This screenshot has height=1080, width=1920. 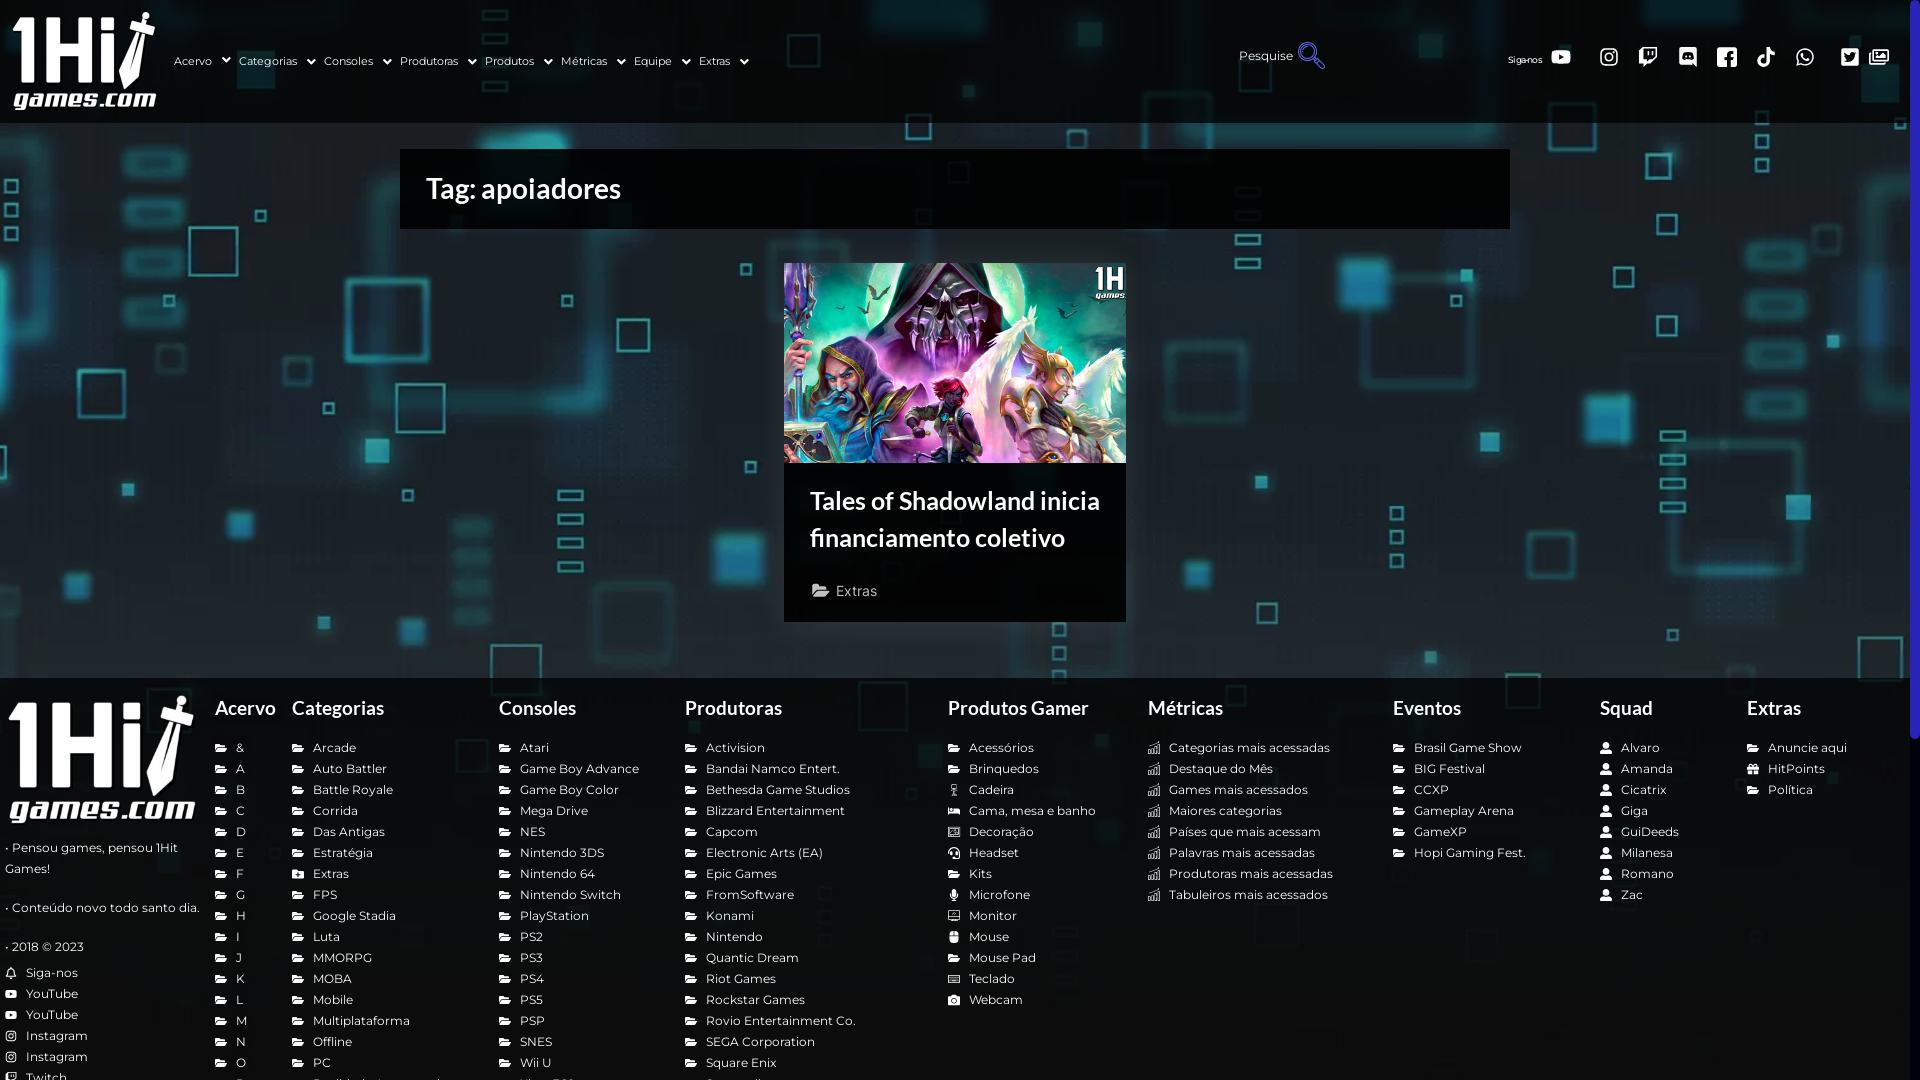 I want to click on 'FPS', so click(x=385, y=893).